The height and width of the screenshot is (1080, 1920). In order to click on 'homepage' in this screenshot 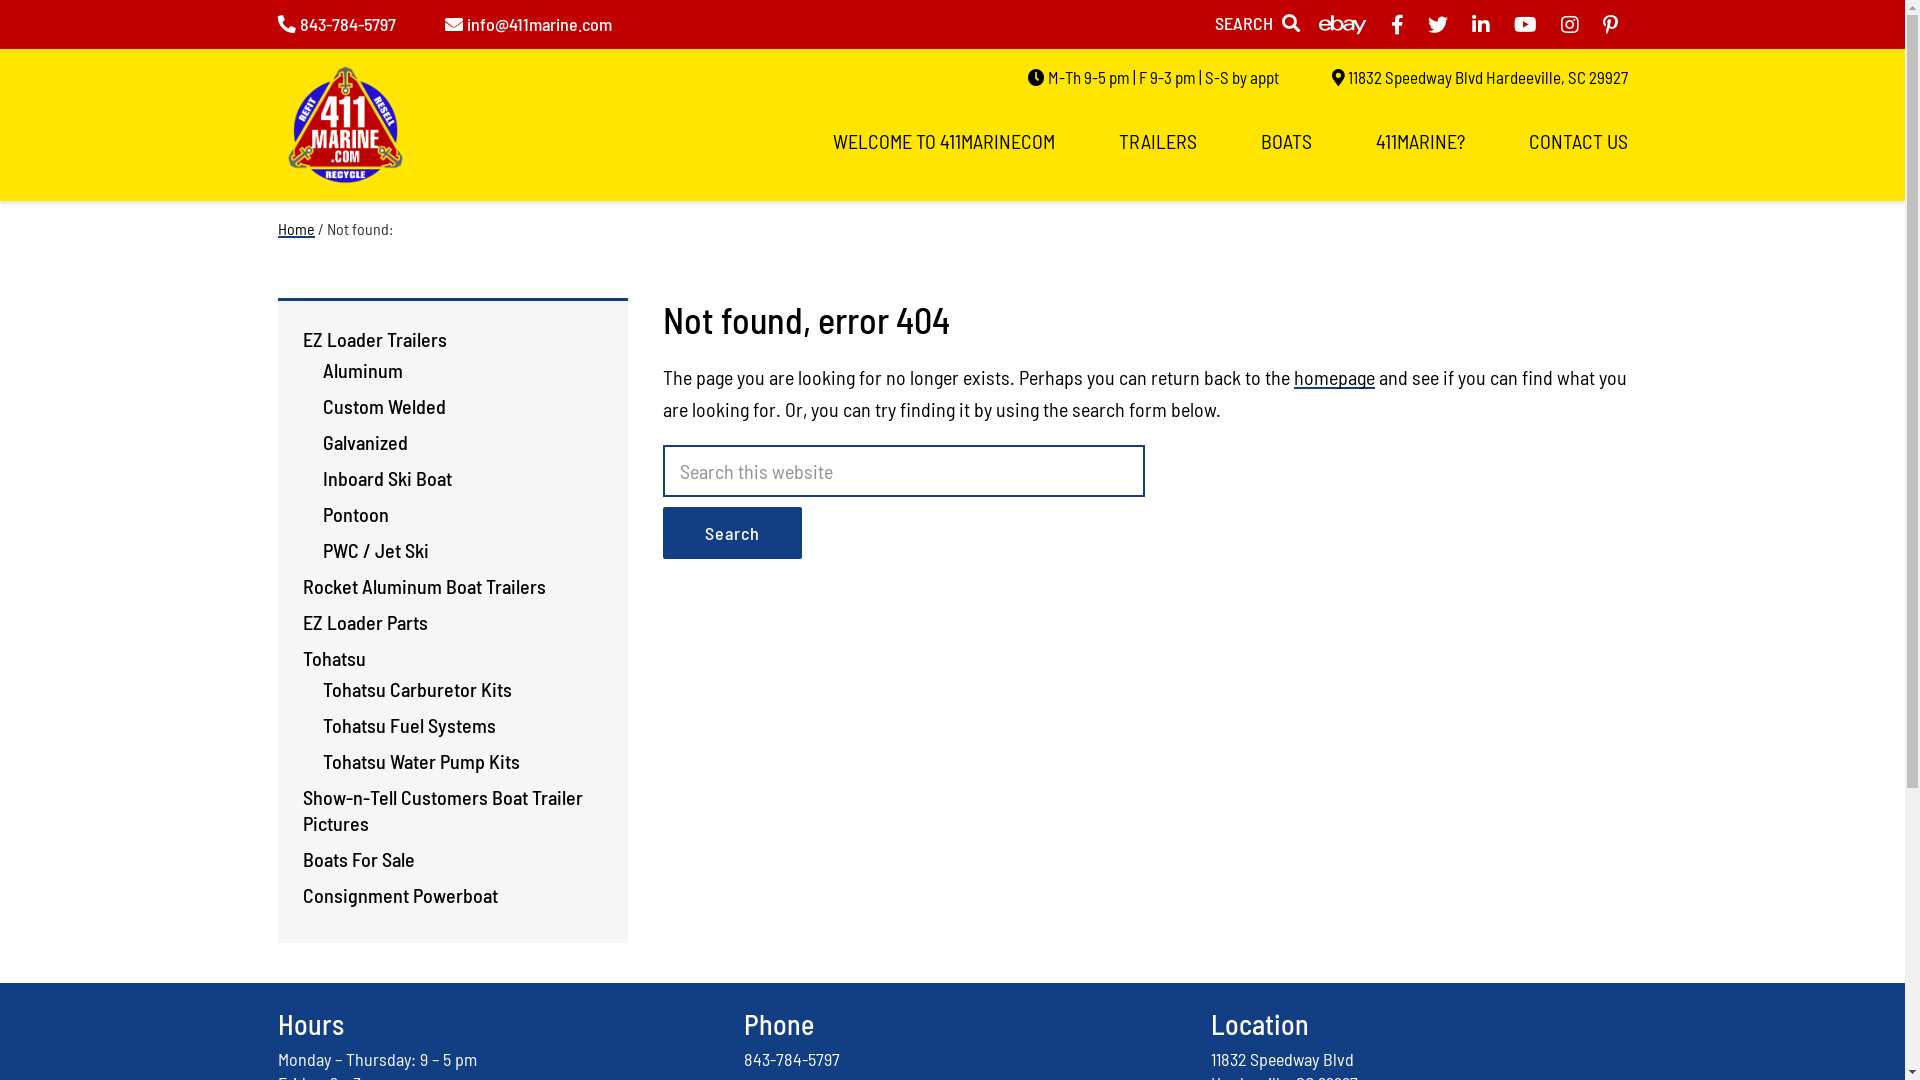, I will do `click(1334, 377)`.